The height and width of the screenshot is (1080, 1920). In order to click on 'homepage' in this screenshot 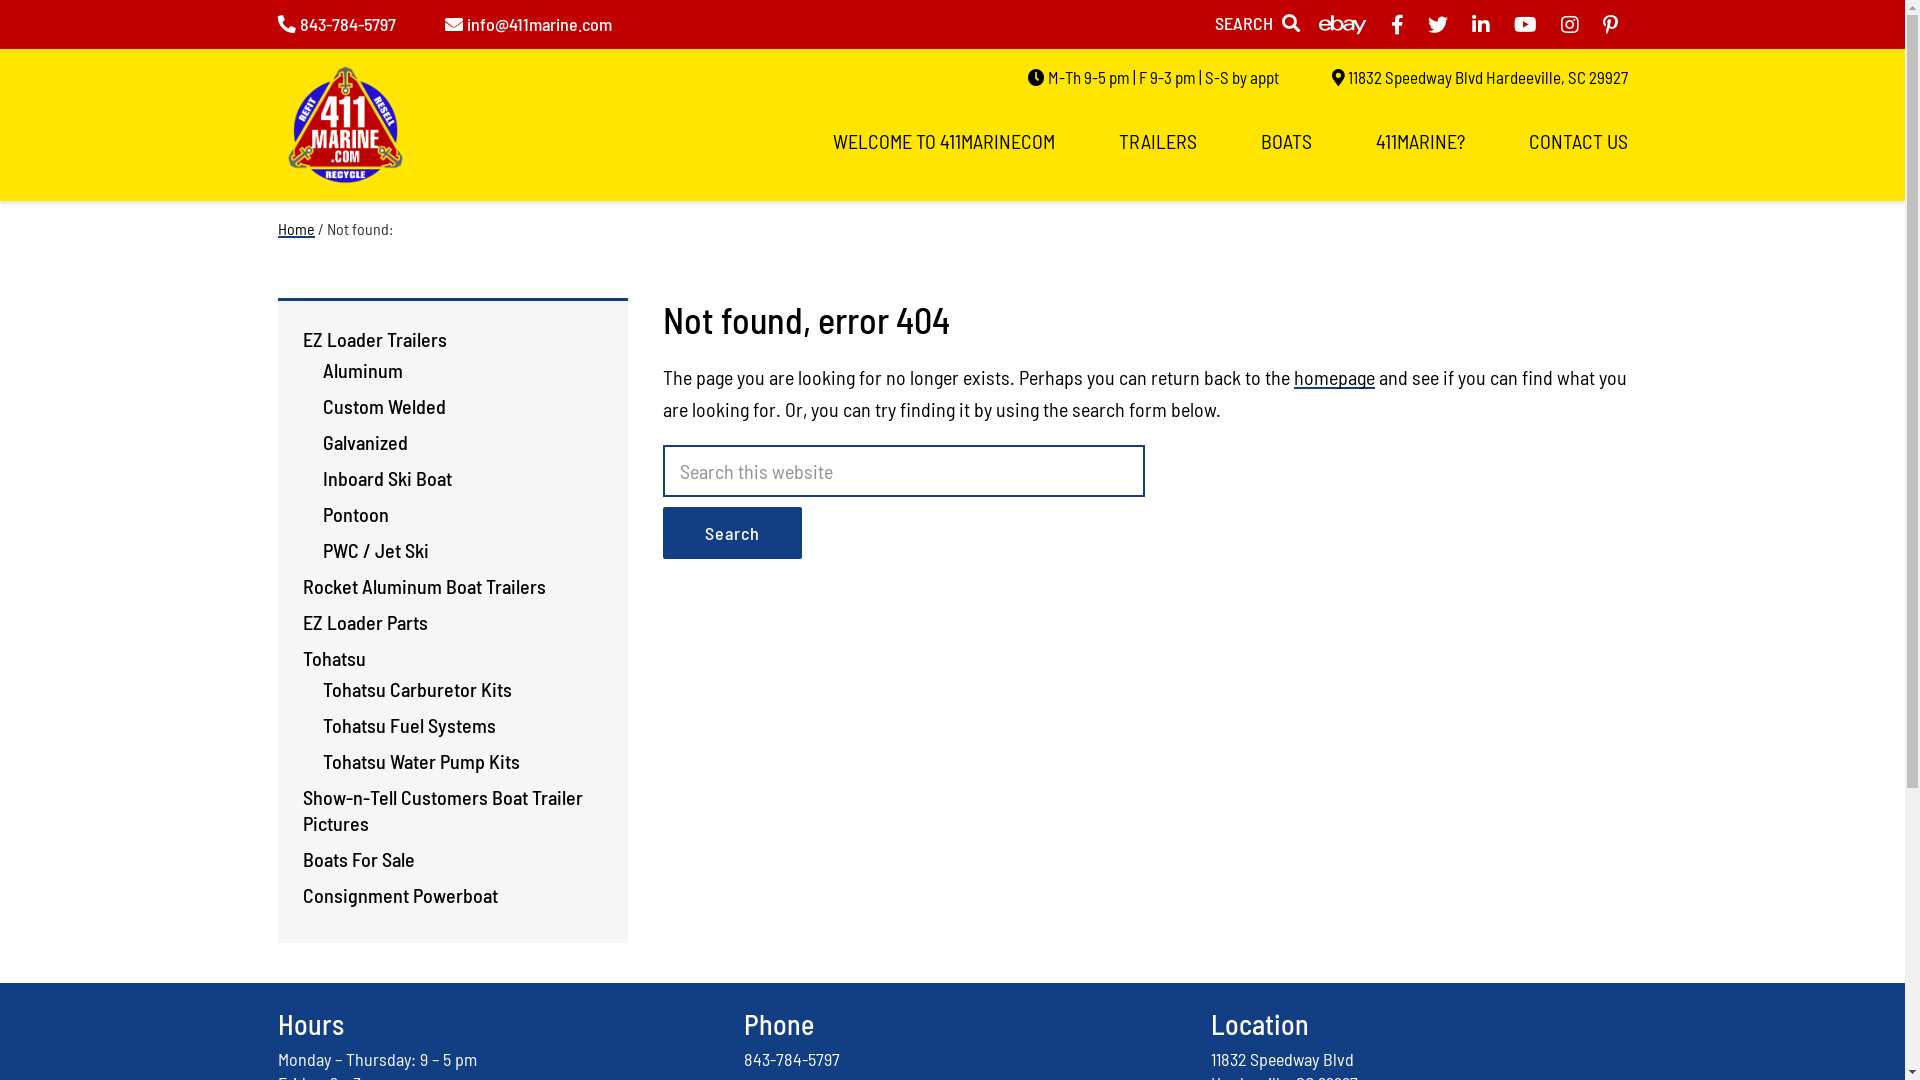, I will do `click(1334, 377)`.